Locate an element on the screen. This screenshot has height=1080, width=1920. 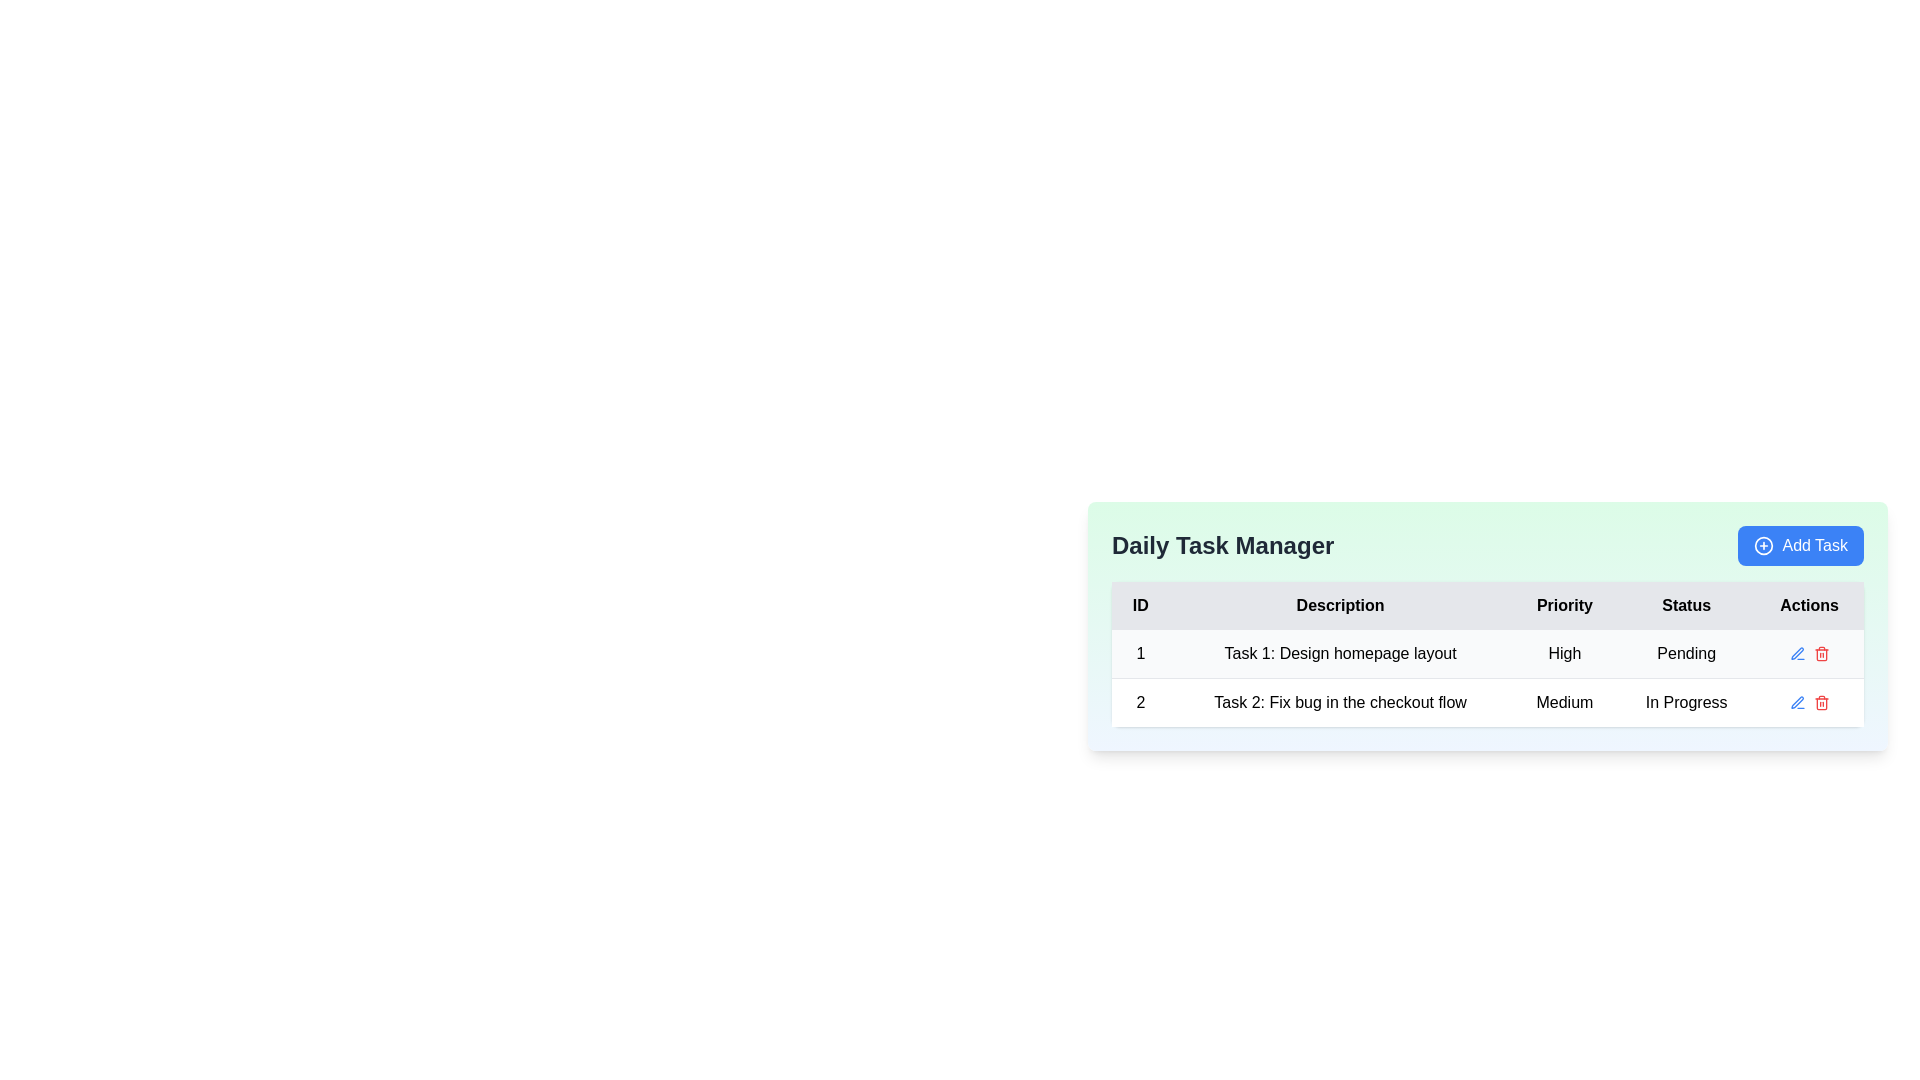
the blue pen icon button in the second row of the table under the 'Actions' column to possibly see a tooltip is located at coordinates (1797, 654).